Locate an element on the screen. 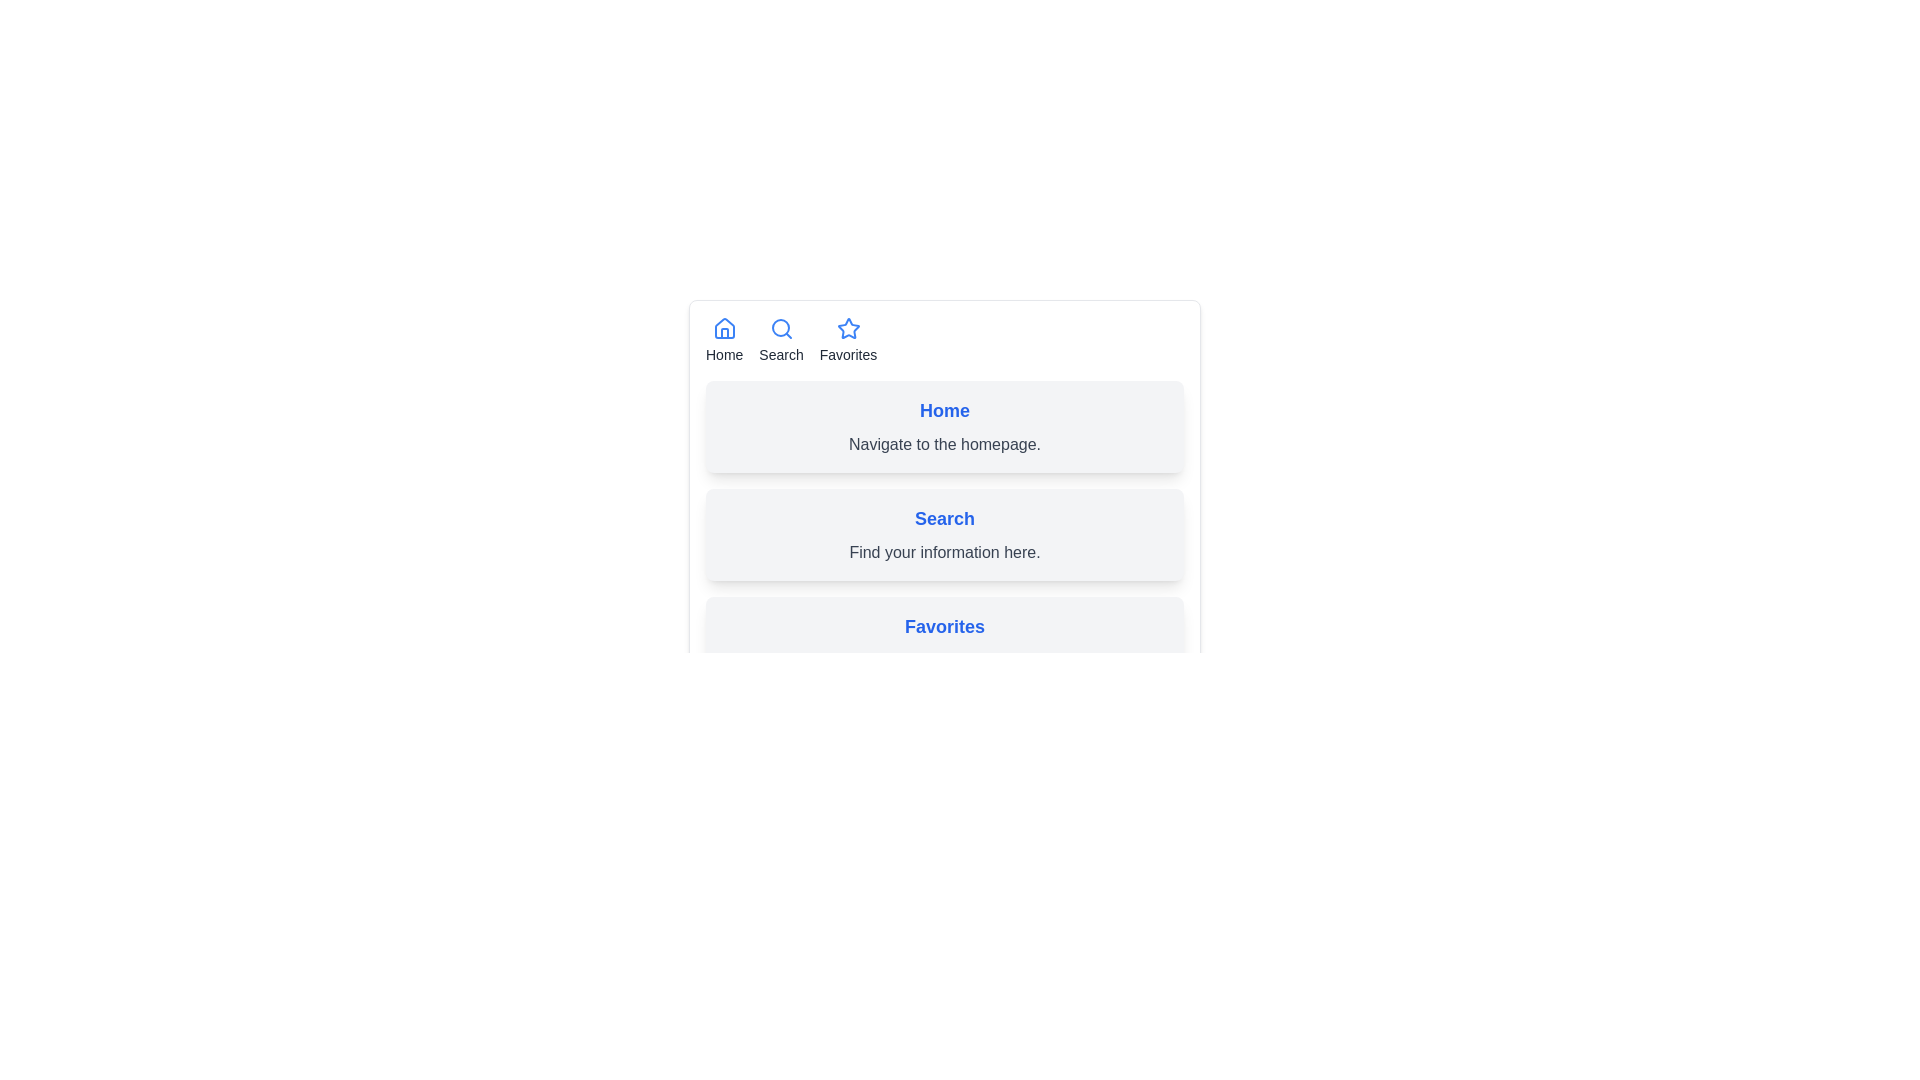  the Descriptive Text located below the bold 'Home' heading within the card labeled 'Home', which is positioned in the second line of the card is located at coordinates (944, 443).